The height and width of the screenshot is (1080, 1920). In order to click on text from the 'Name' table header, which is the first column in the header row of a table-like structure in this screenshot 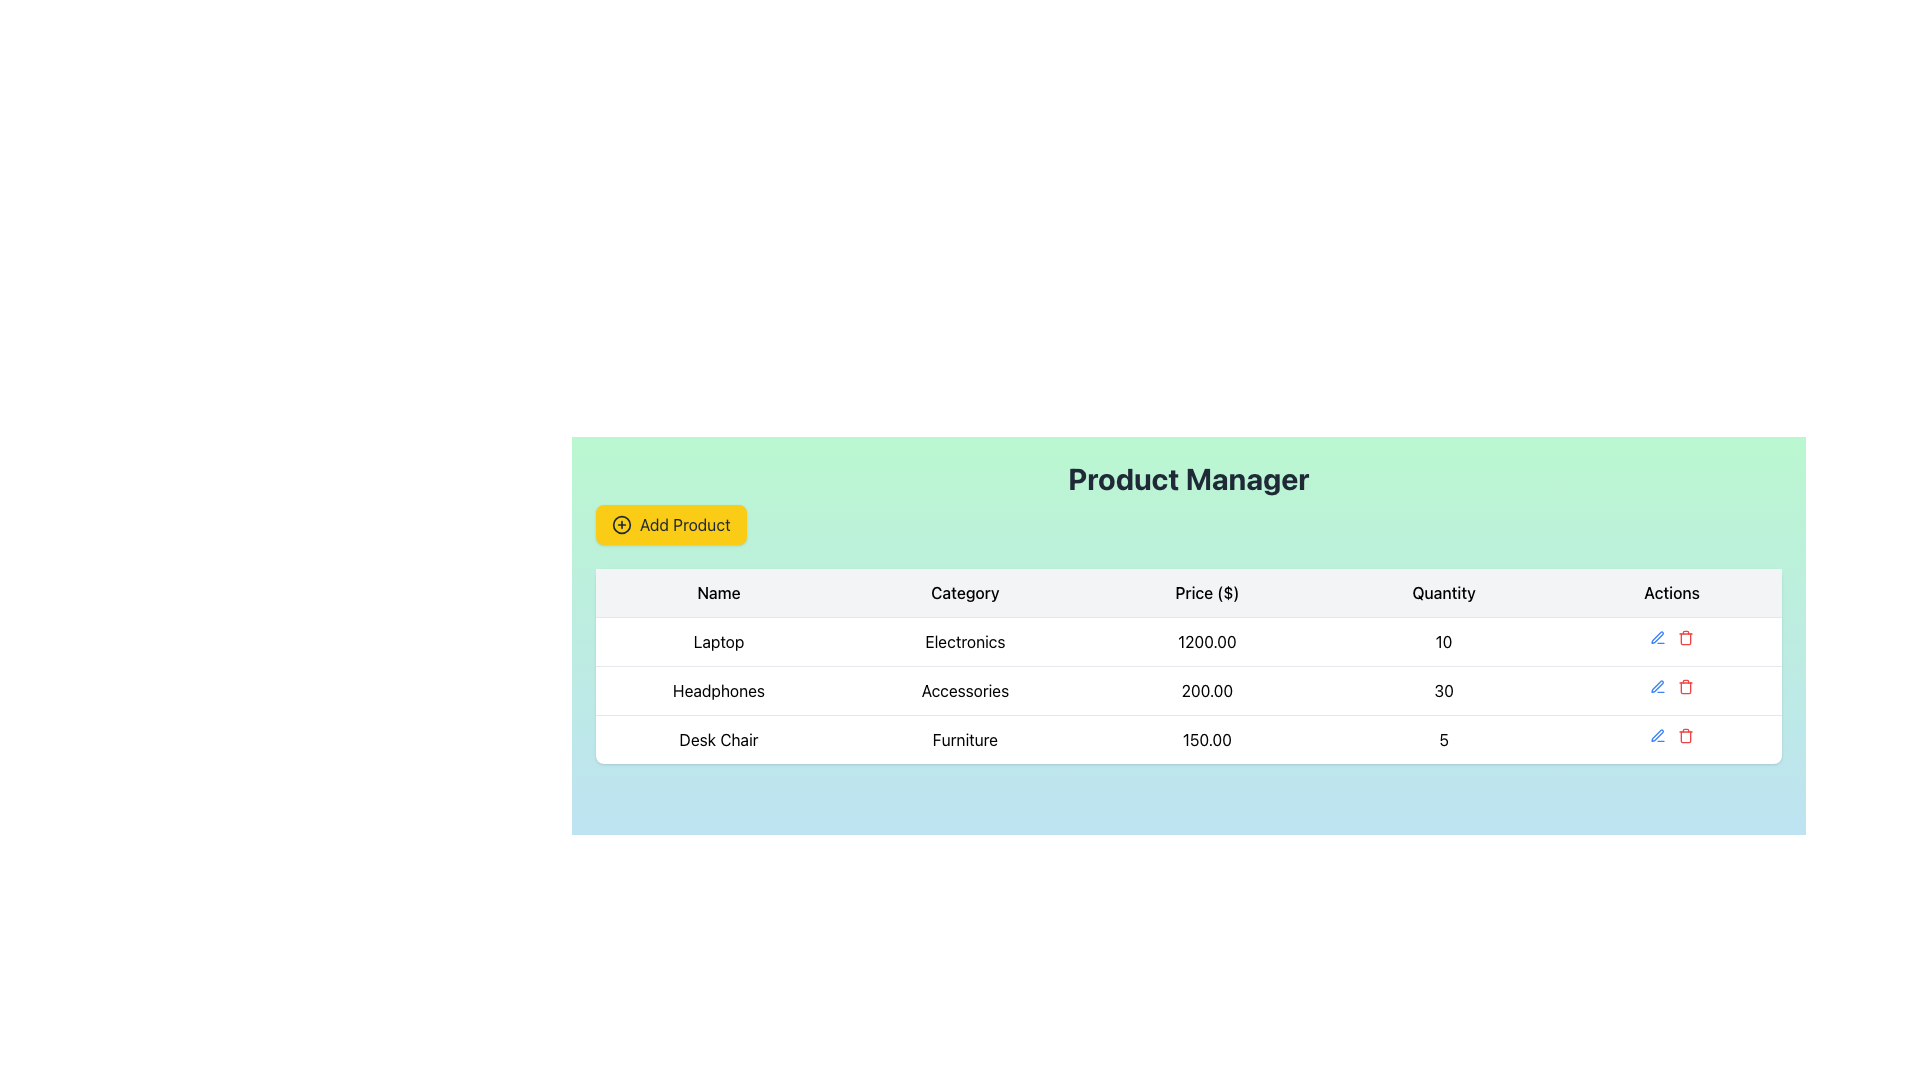, I will do `click(719, 592)`.